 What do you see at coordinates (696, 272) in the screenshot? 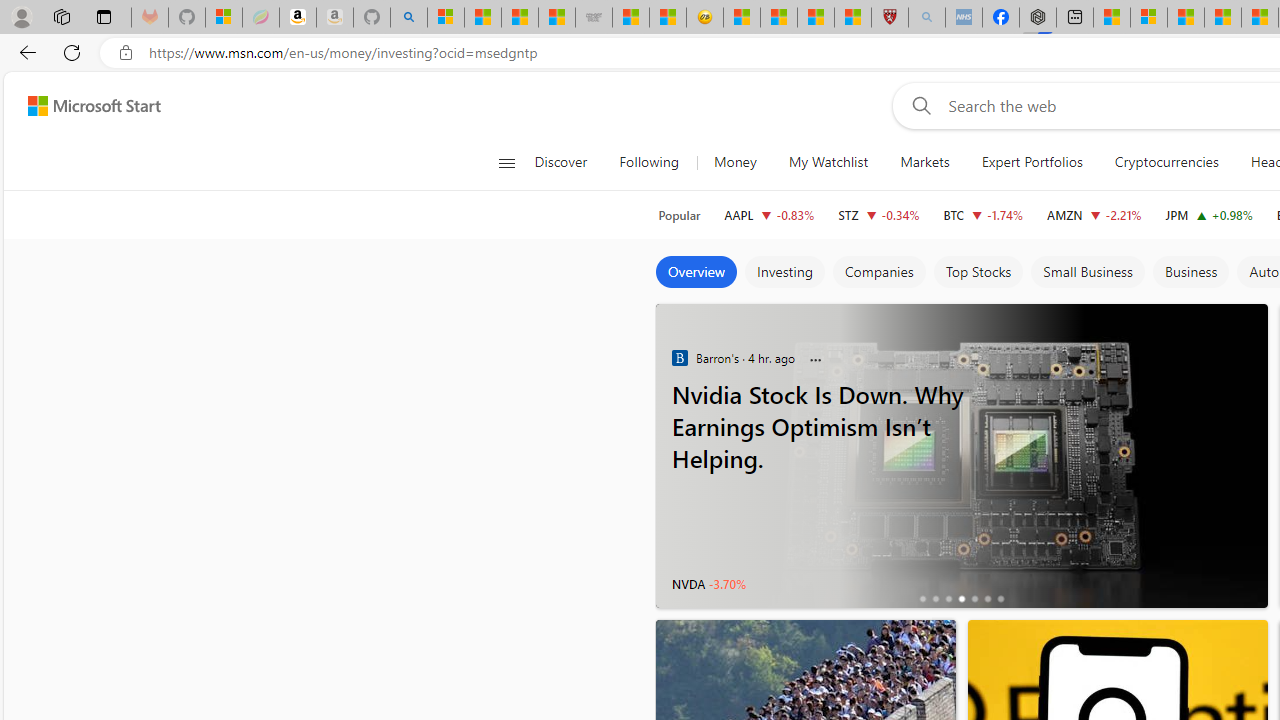
I see `'Overview'` at bounding box center [696, 272].